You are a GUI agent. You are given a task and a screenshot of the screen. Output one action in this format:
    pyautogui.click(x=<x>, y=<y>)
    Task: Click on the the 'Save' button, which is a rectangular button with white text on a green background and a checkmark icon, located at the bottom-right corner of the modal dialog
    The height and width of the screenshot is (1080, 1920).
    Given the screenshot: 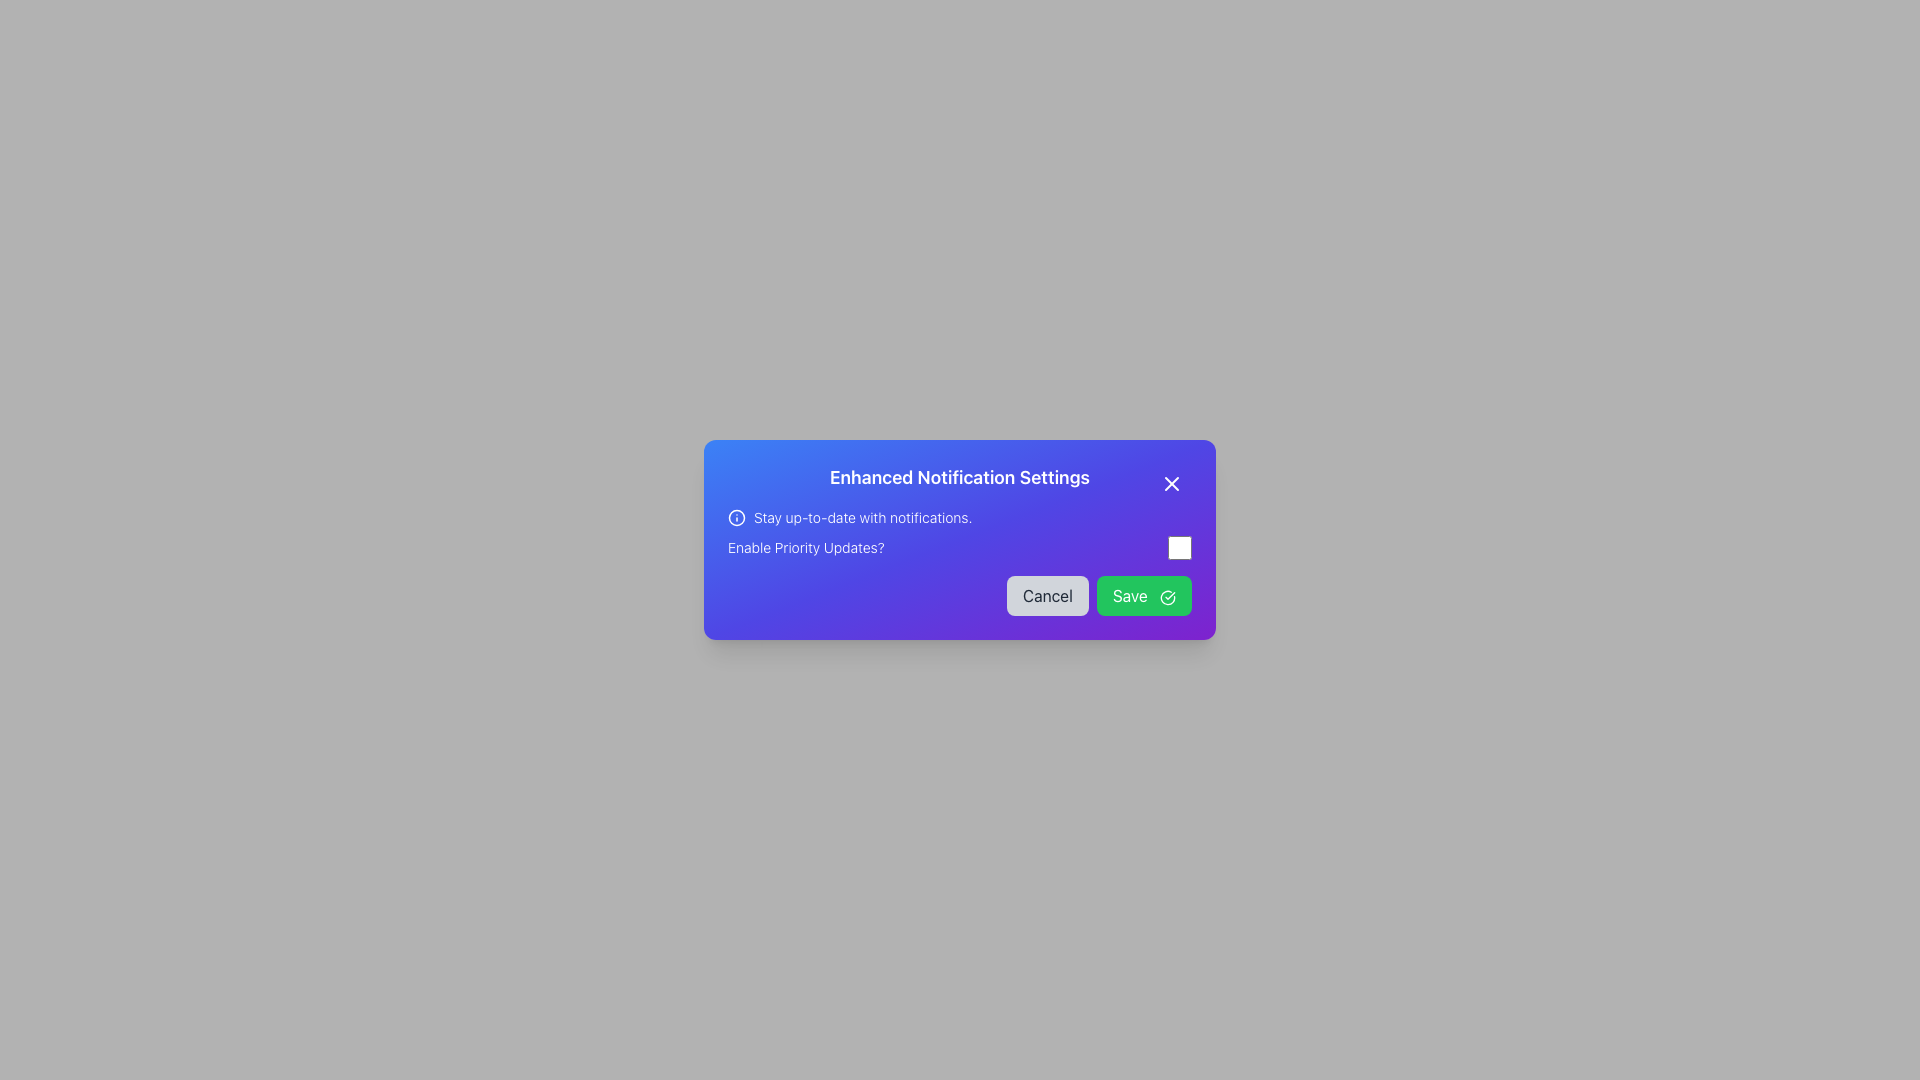 What is the action you would take?
    pyautogui.click(x=1144, y=595)
    